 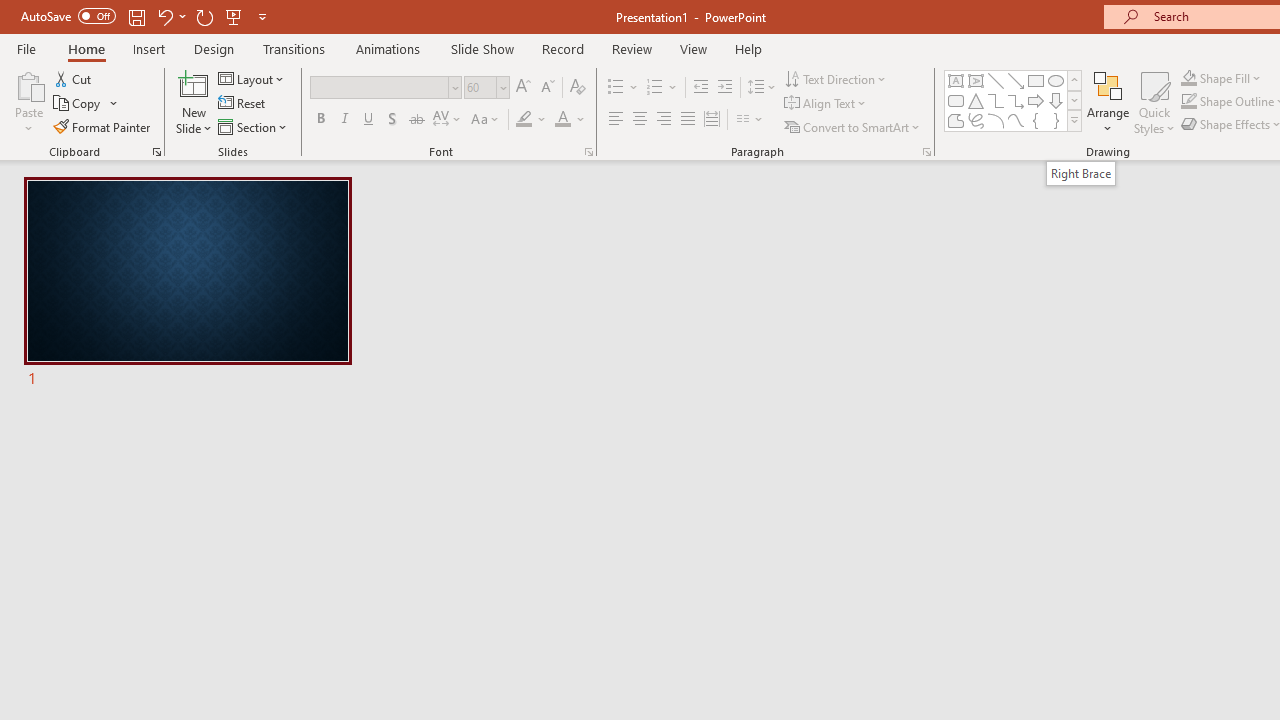 I want to click on 'Distributed', so click(x=712, y=119).